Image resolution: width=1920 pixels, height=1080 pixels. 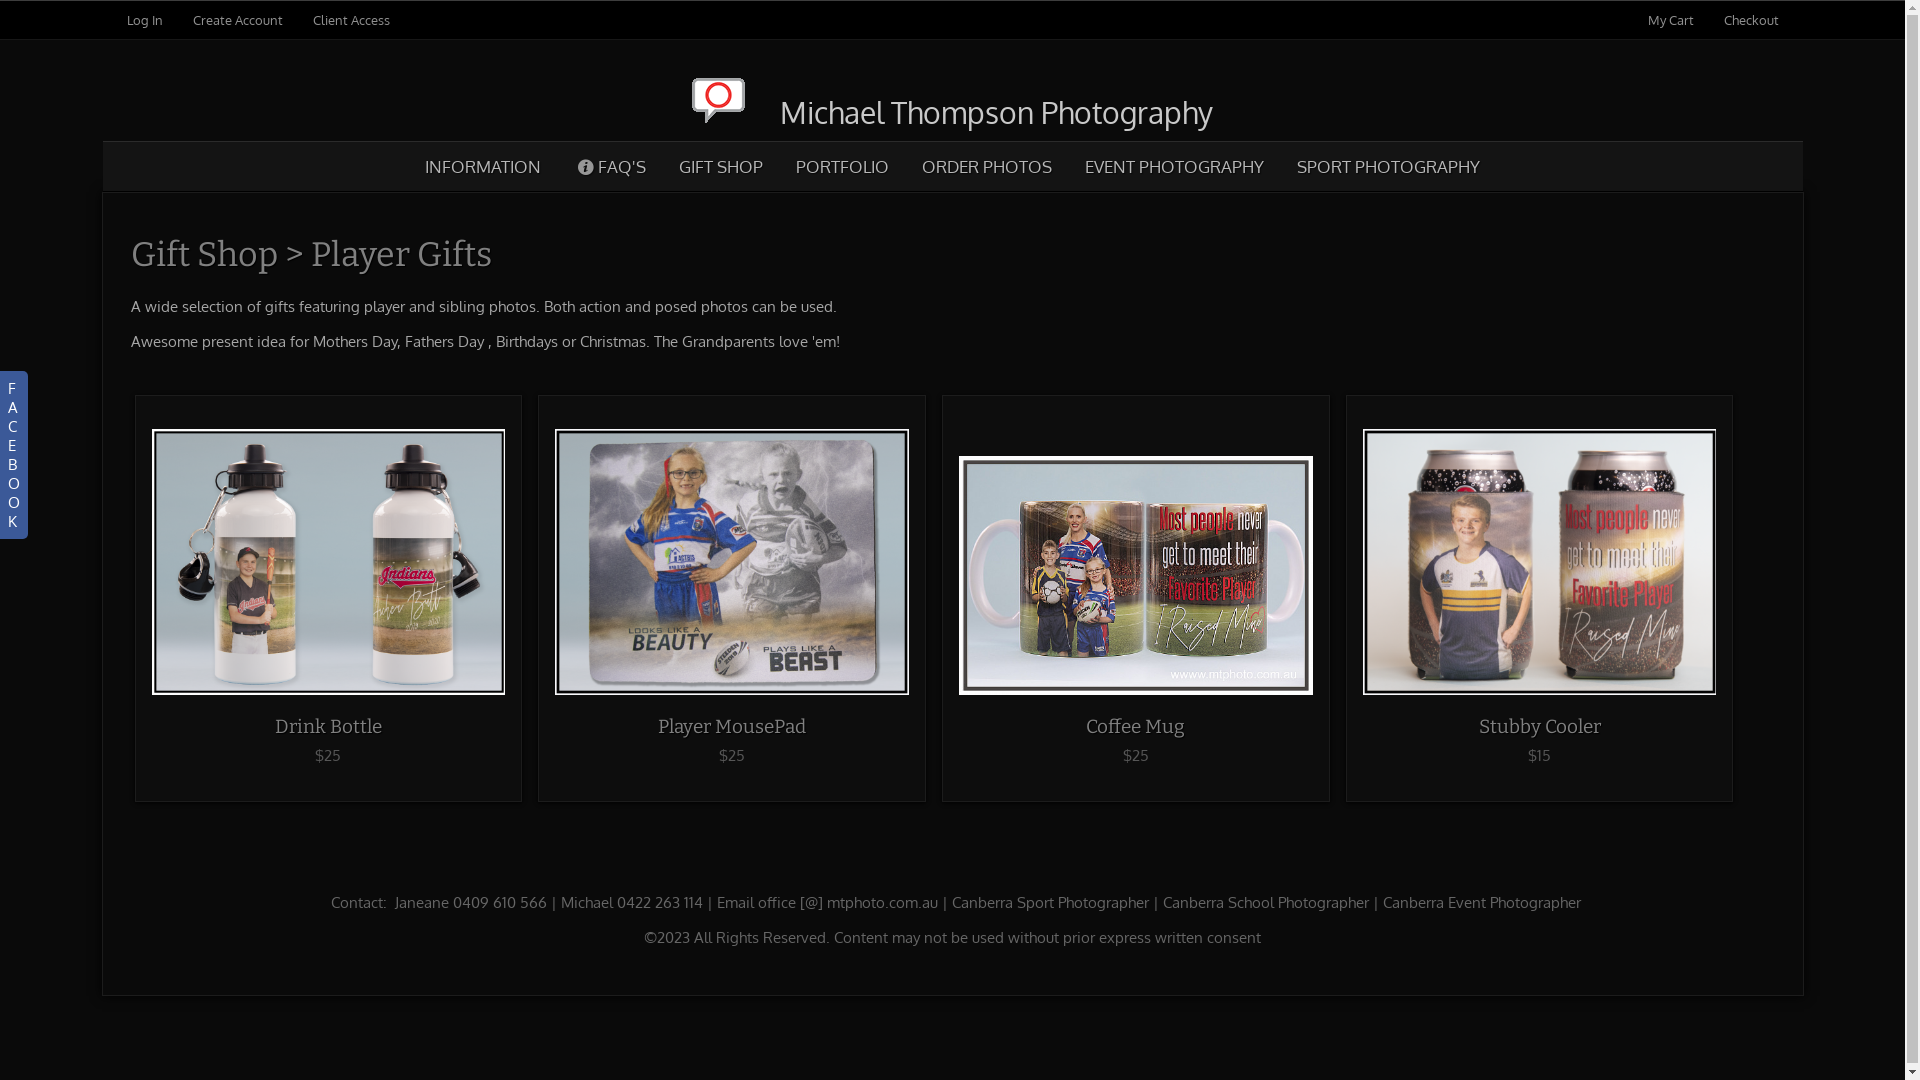 I want to click on 'SPORT PHOTOGRAPHY', so click(x=1386, y=165).